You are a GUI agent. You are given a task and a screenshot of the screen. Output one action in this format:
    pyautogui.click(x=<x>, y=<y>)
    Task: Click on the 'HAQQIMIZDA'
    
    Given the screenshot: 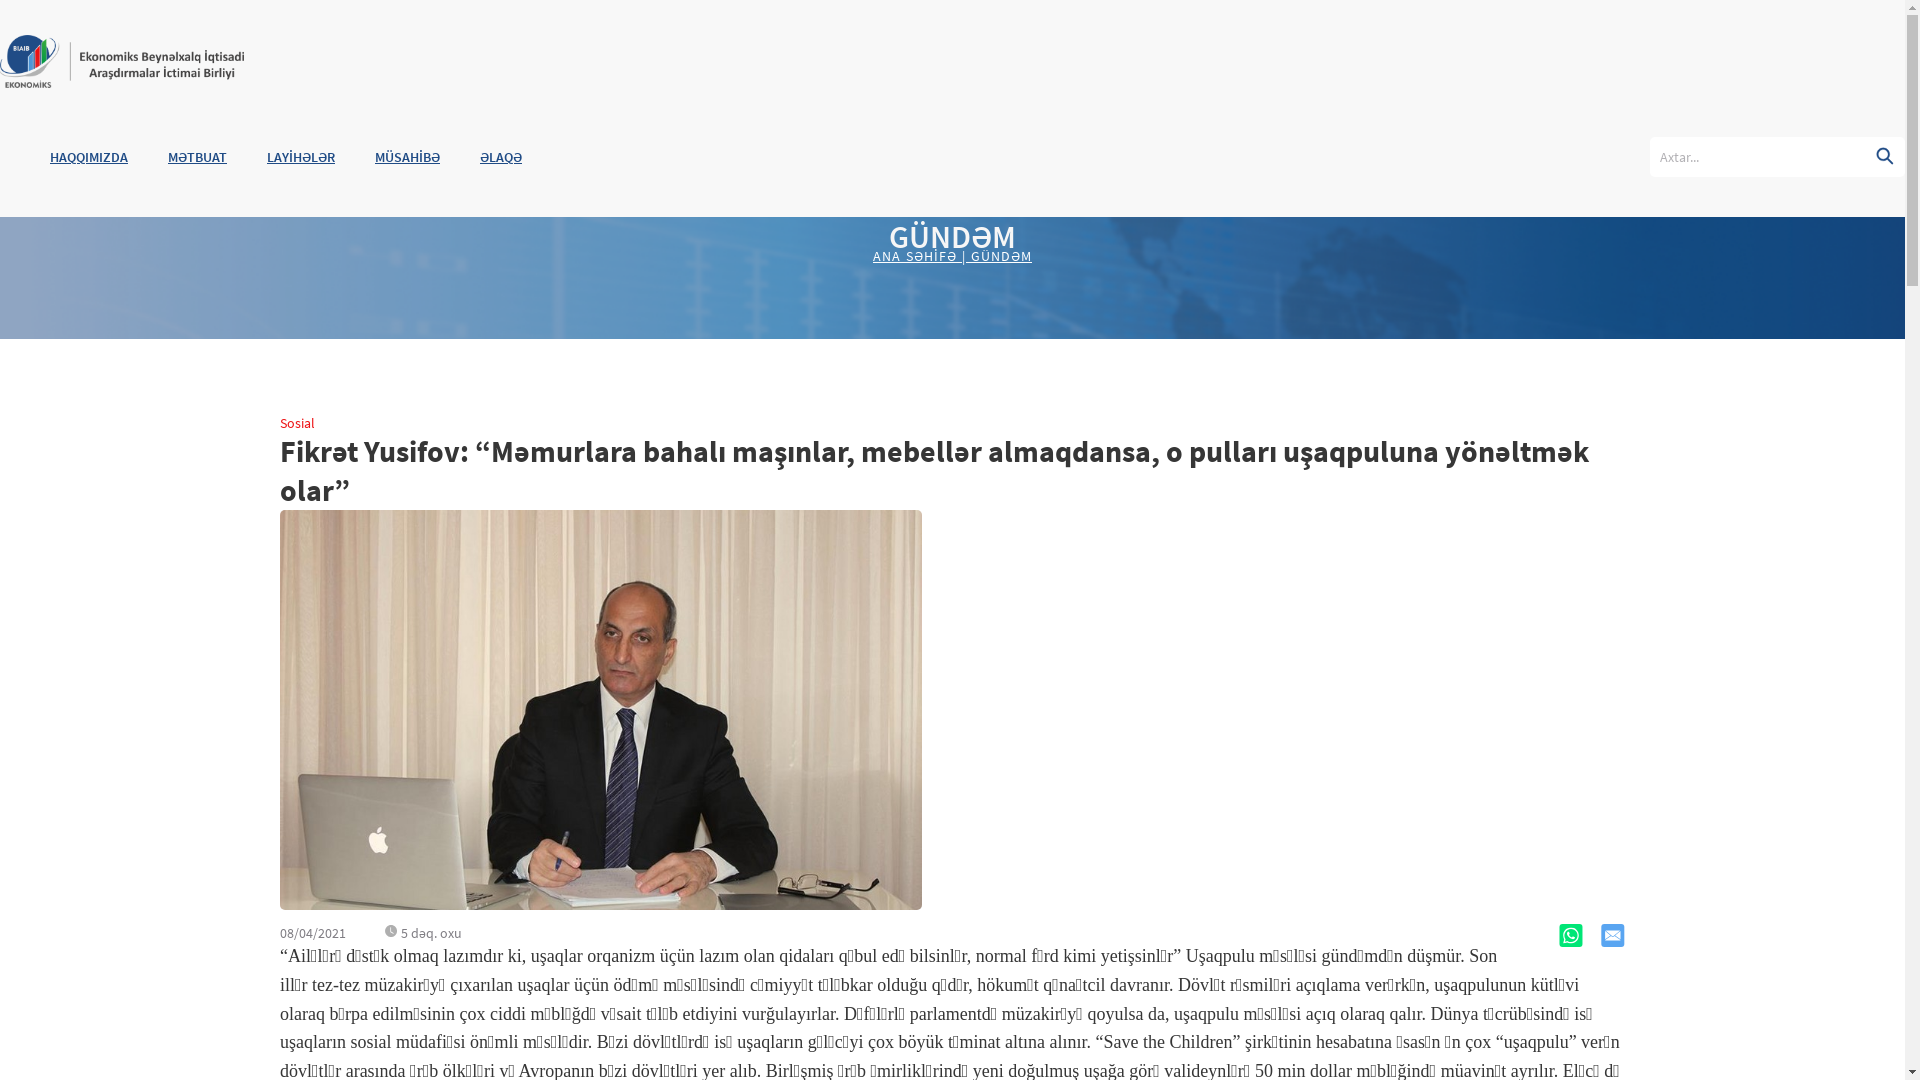 What is the action you would take?
    pyautogui.click(x=68, y=156)
    